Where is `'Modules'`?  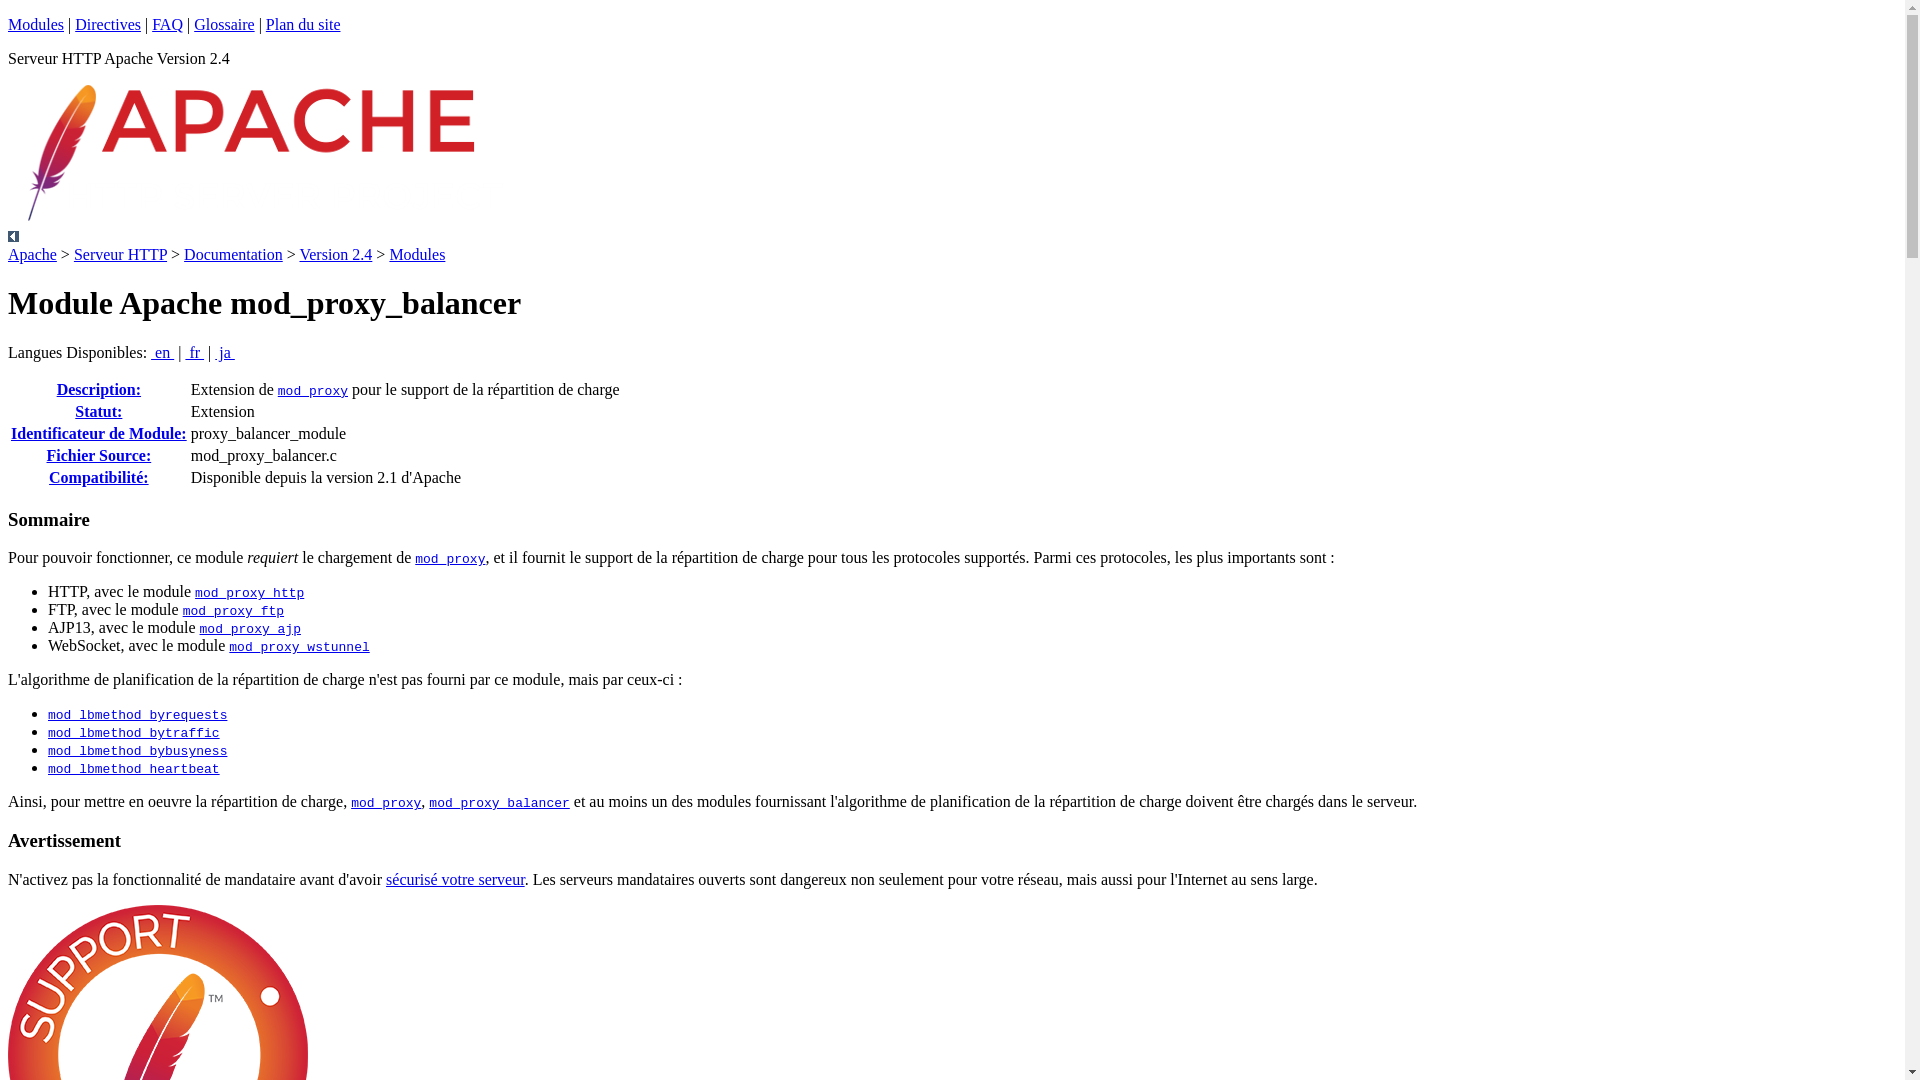 'Modules' is located at coordinates (35, 24).